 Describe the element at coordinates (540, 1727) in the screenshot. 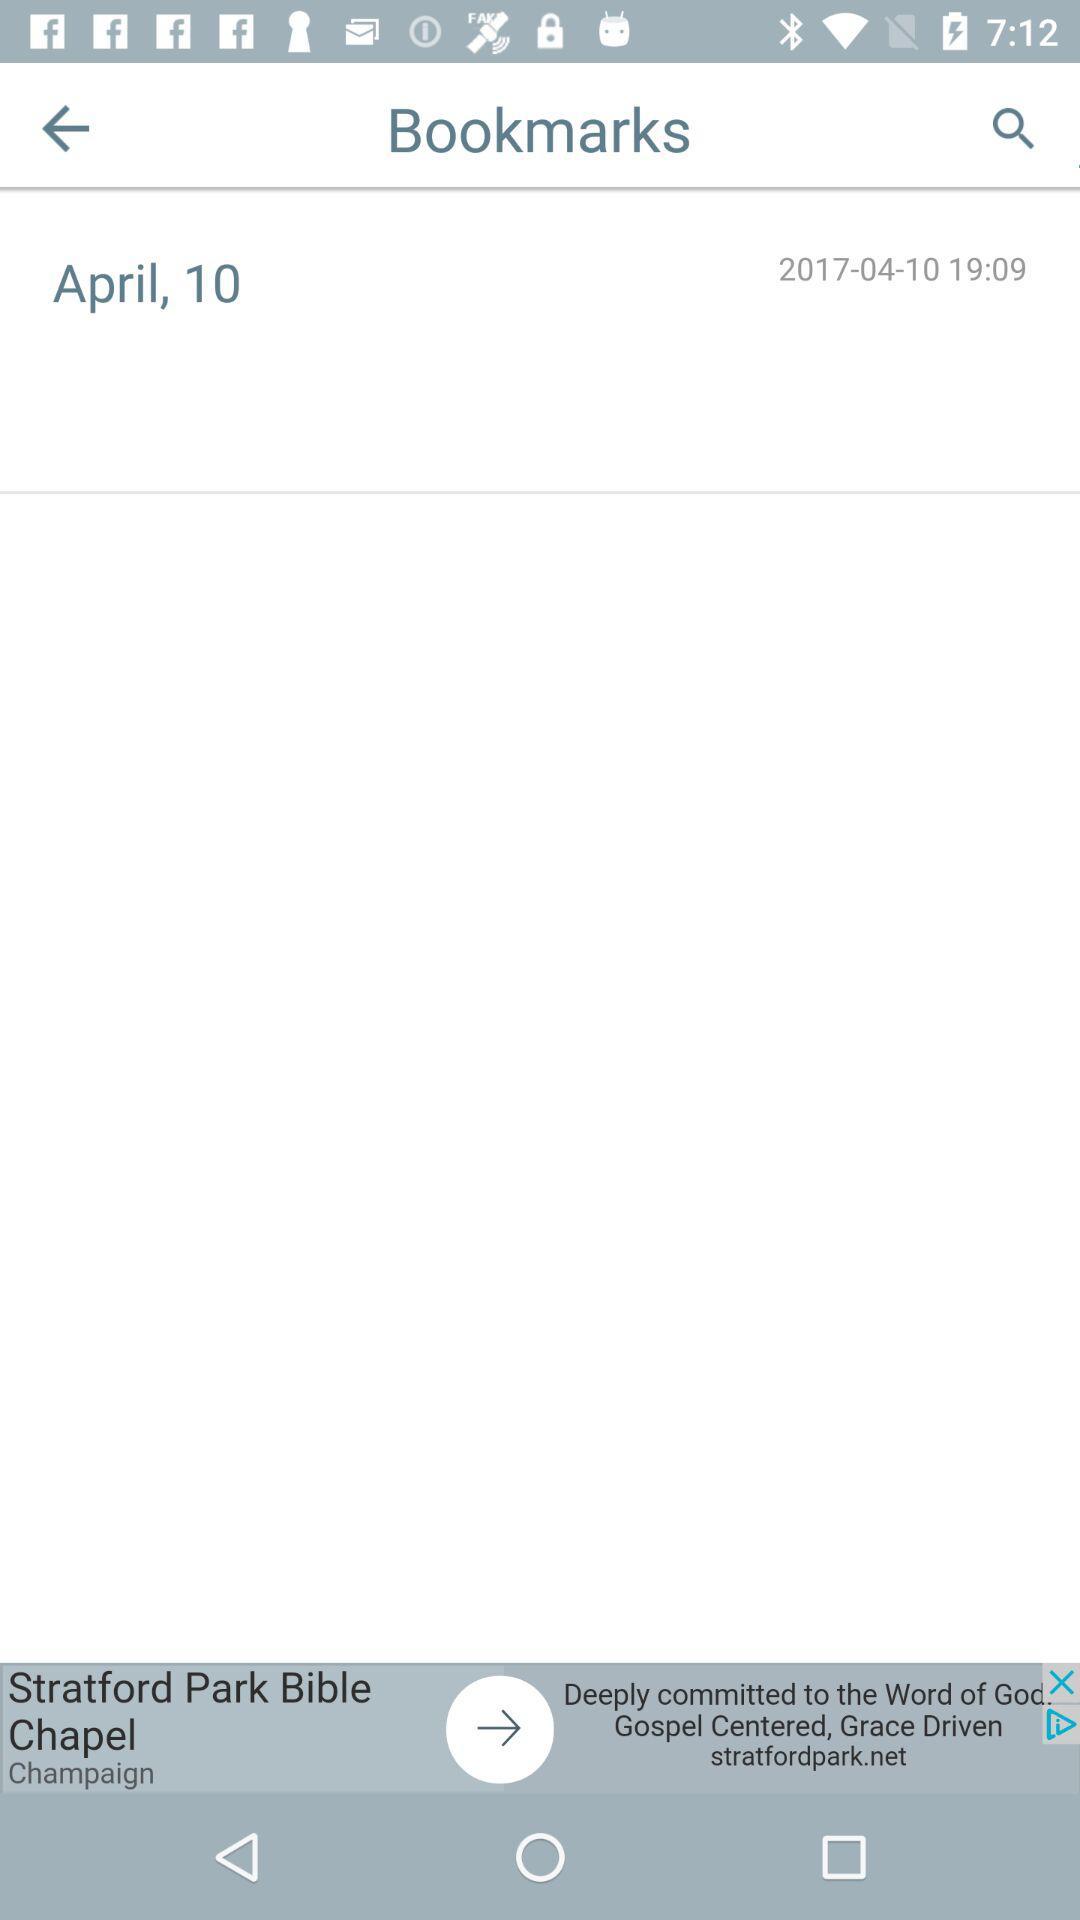

I see `advertisement page` at that location.